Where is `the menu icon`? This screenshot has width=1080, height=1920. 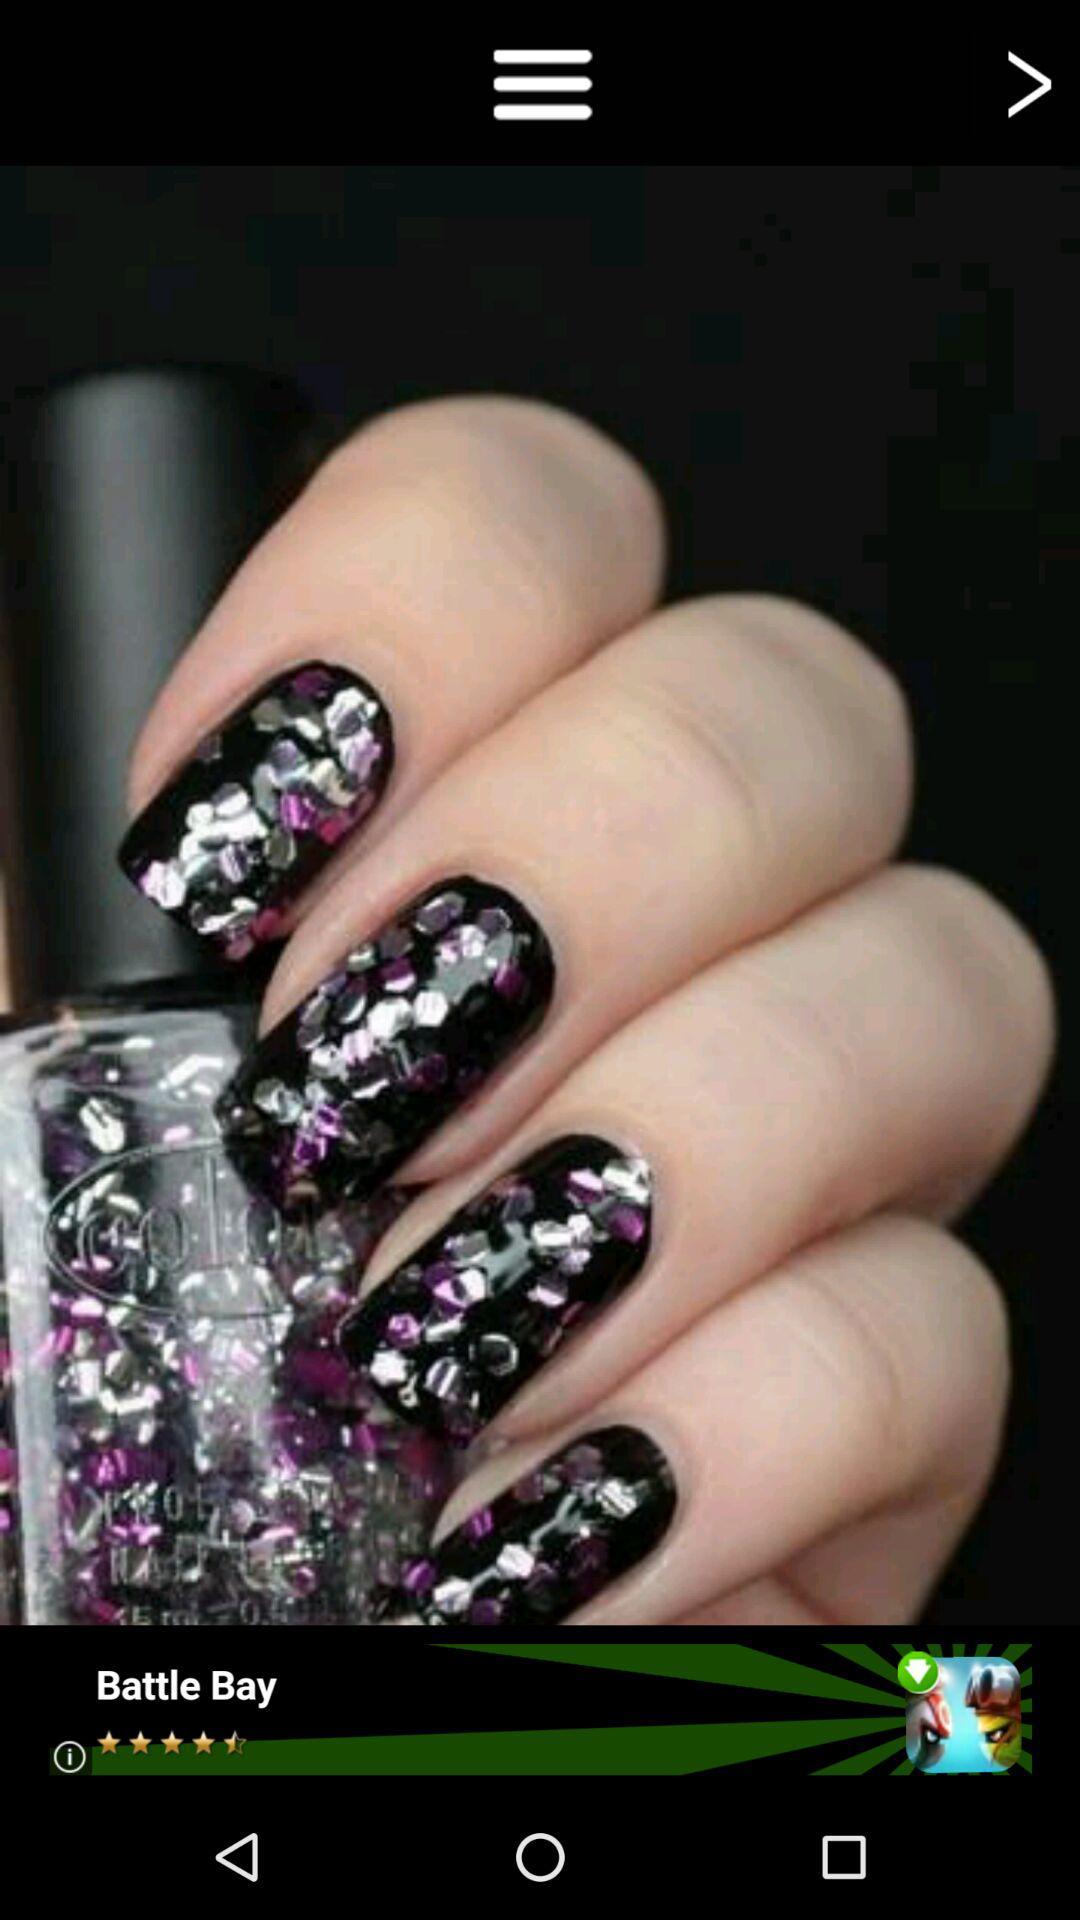
the menu icon is located at coordinates (540, 87).